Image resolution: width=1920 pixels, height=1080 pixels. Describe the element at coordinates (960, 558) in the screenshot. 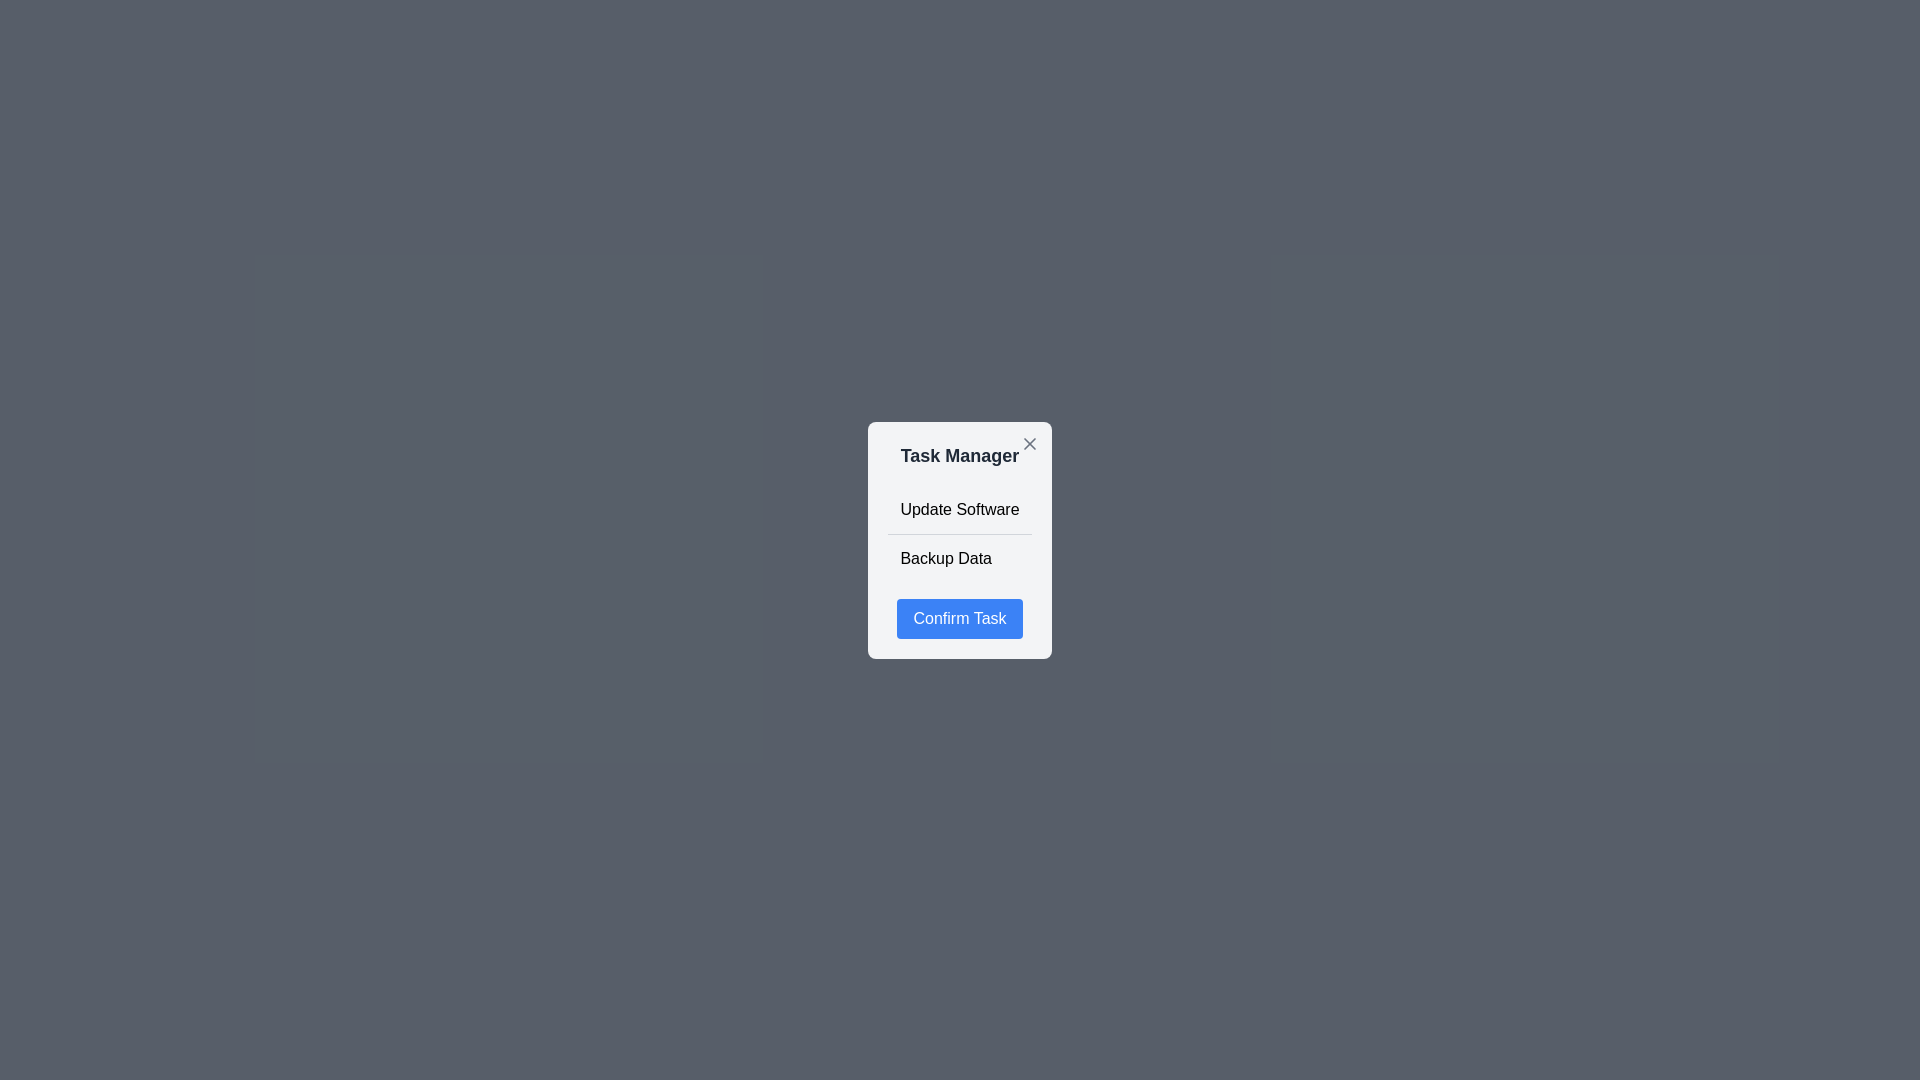

I see `the task Backup Data from the list` at that location.